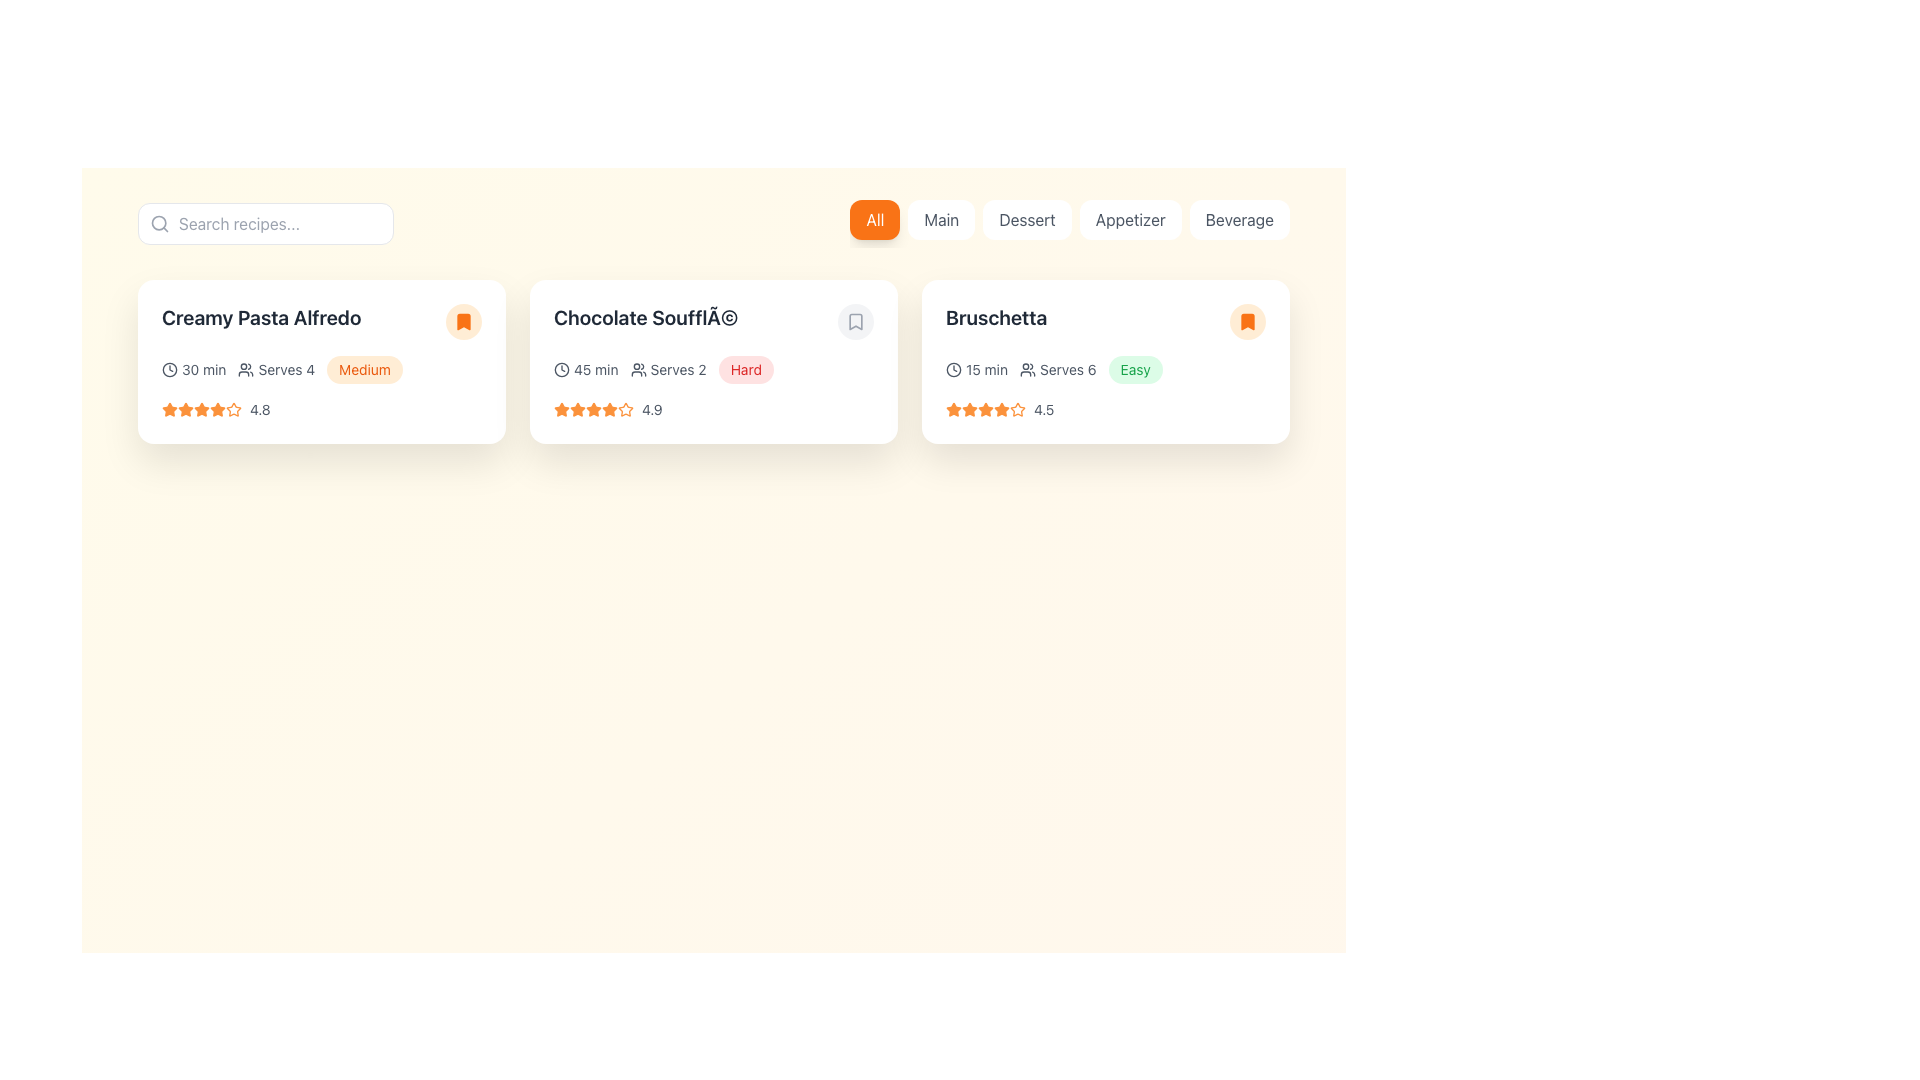 The height and width of the screenshot is (1080, 1920). What do you see at coordinates (186, 408) in the screenshot?
I see `the five-pointed star icon filled with a gradient from orange` at bounding box center [186, 408].